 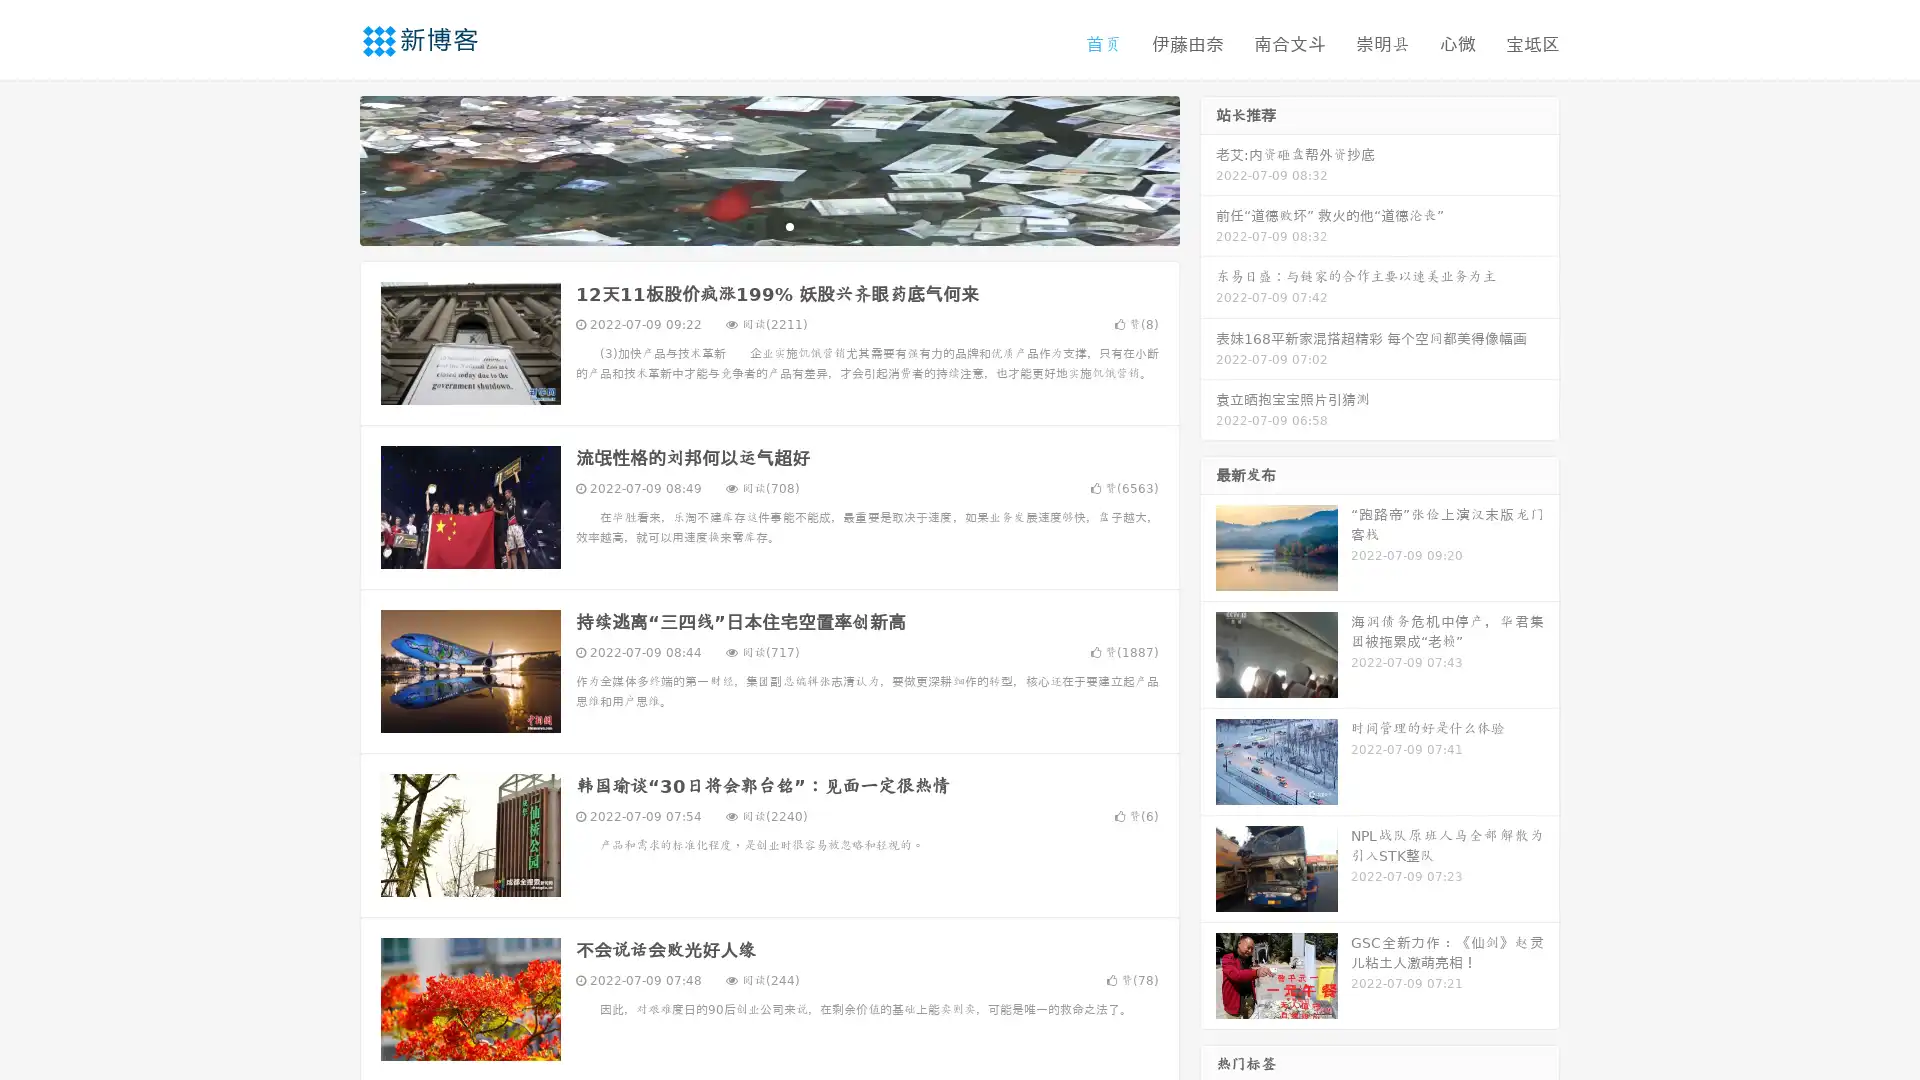 What do you see at coordinates (330, 168) in the screenshot?
I see `Previous slide` at bounding box center [330, 168].